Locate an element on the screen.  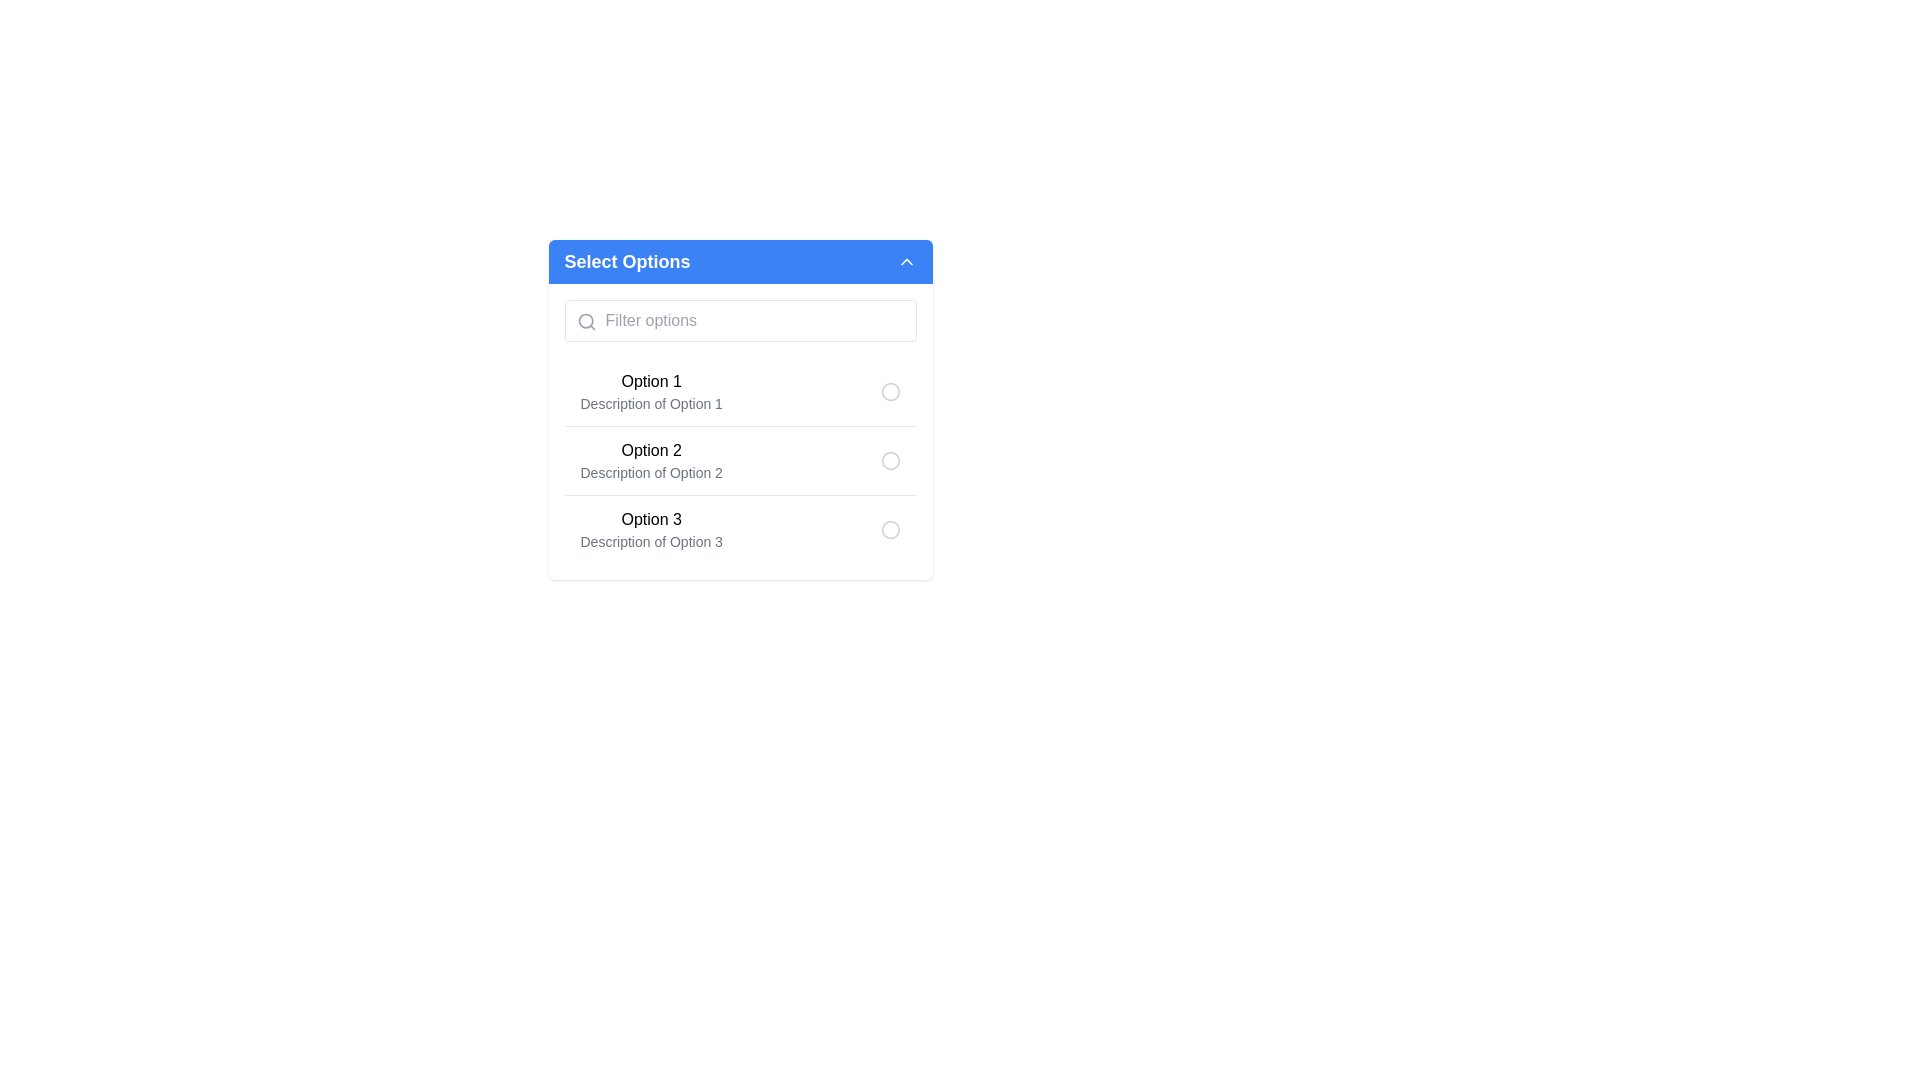
the list item labeled 'Option 2' in the dropdown menu is located at coordinates (739, 460).